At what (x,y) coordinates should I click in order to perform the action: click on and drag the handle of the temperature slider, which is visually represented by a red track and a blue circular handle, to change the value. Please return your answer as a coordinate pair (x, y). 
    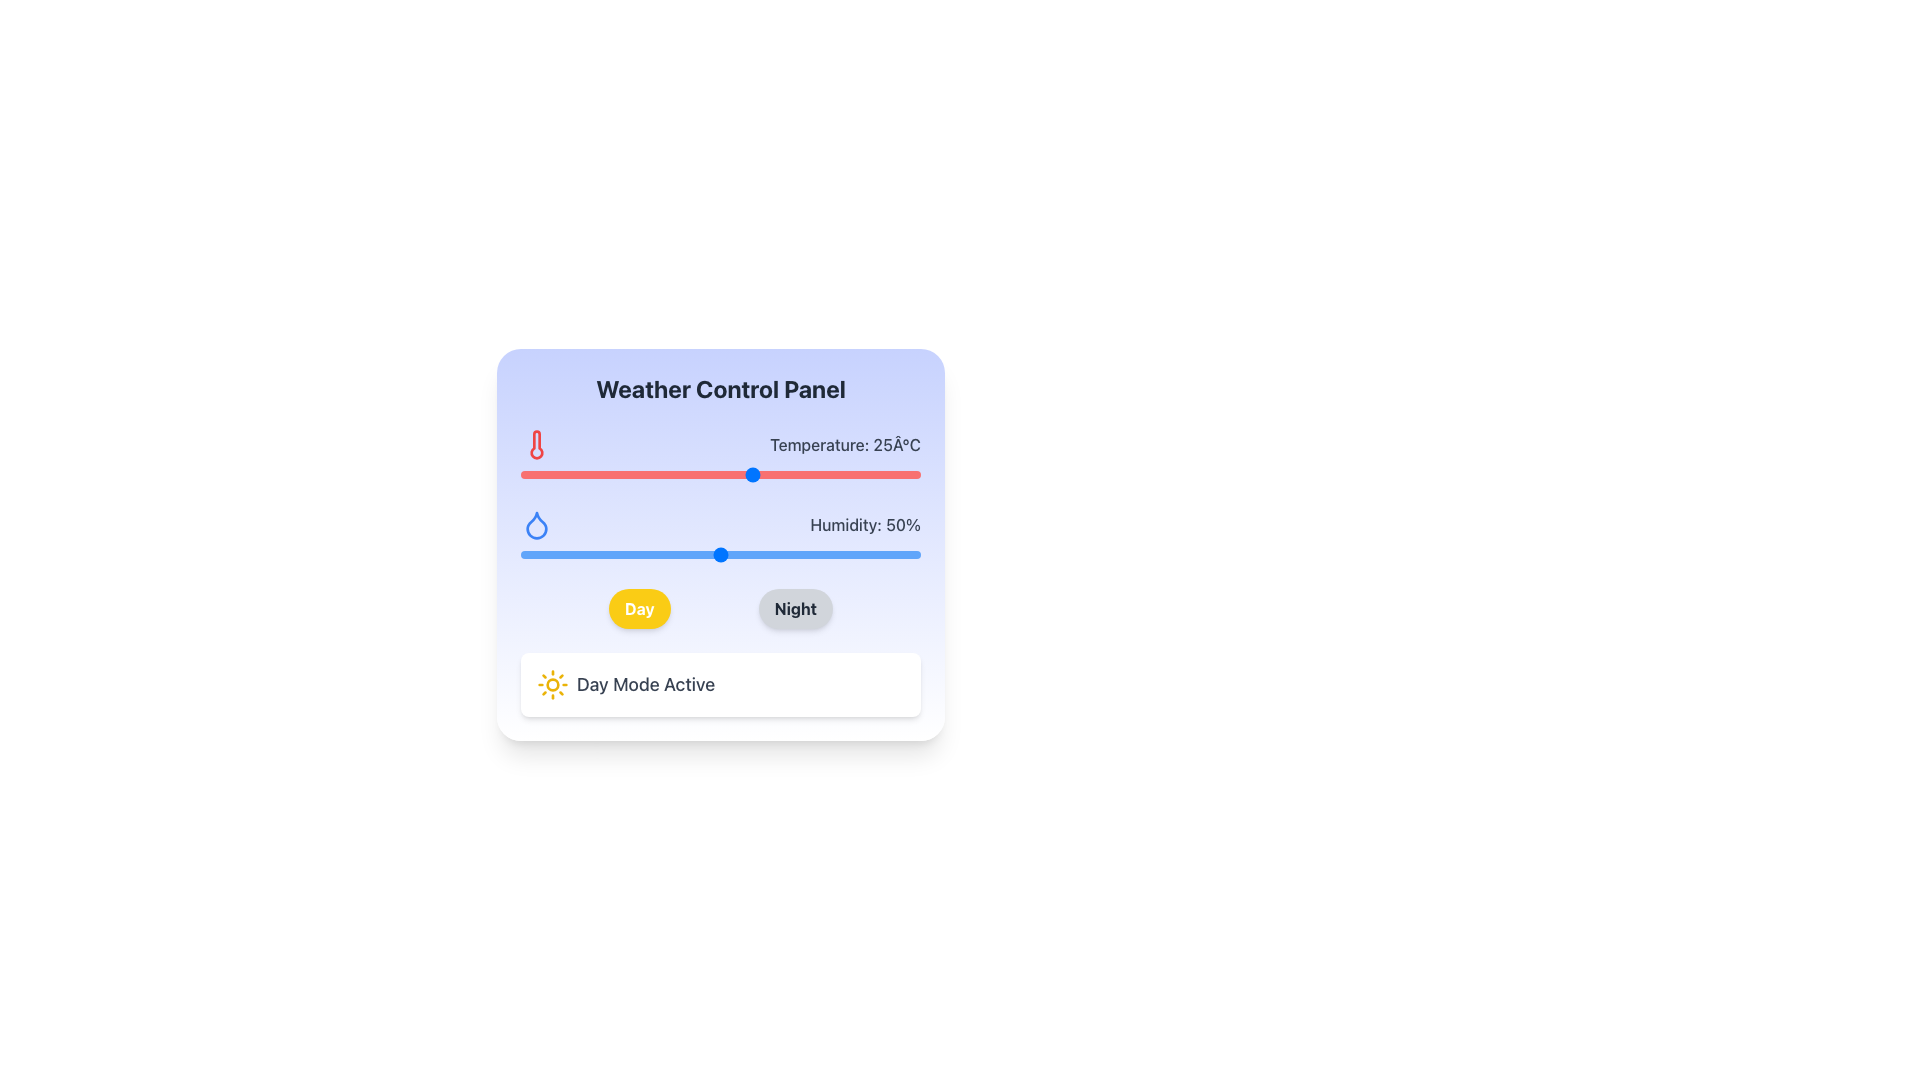
    Looking at the image, I should click on (720, 474).